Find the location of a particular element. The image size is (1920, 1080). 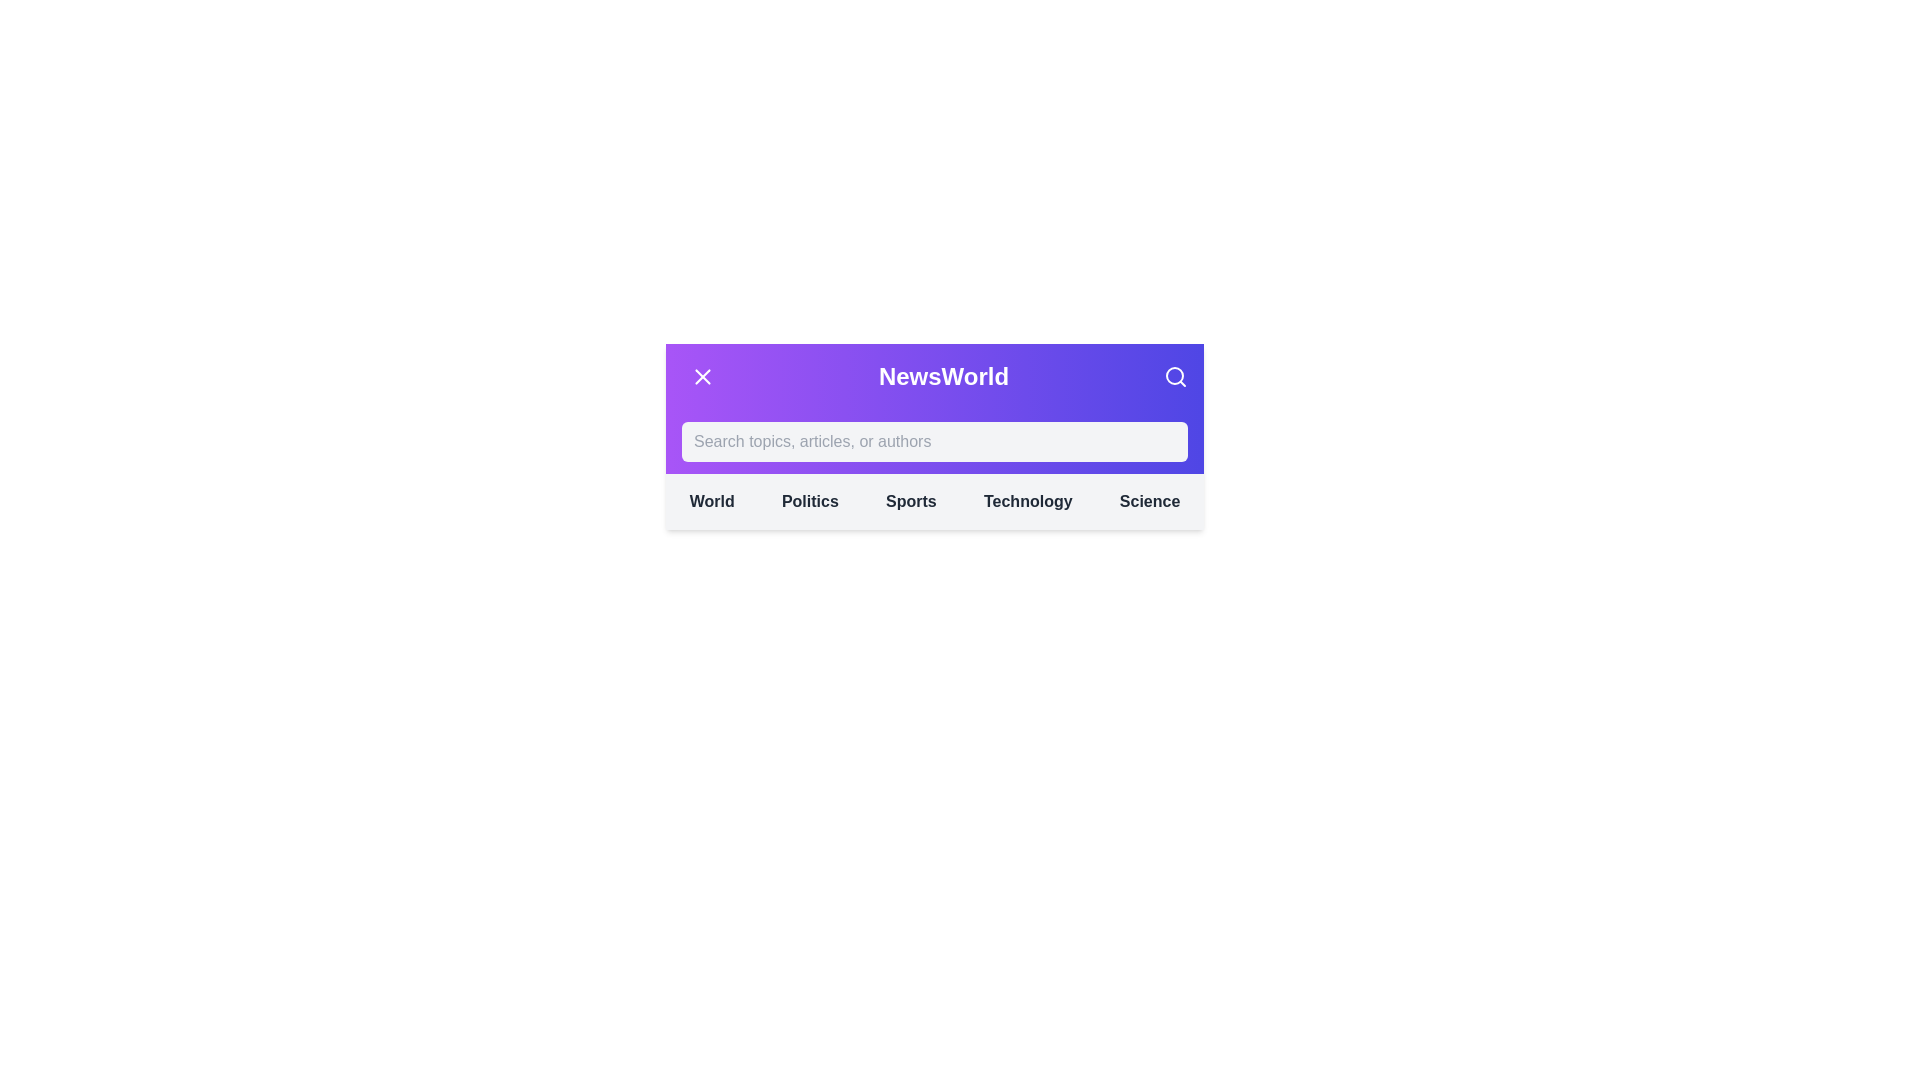

search icon to toggle the search bar expansion is located at coordinates (1176, 377).